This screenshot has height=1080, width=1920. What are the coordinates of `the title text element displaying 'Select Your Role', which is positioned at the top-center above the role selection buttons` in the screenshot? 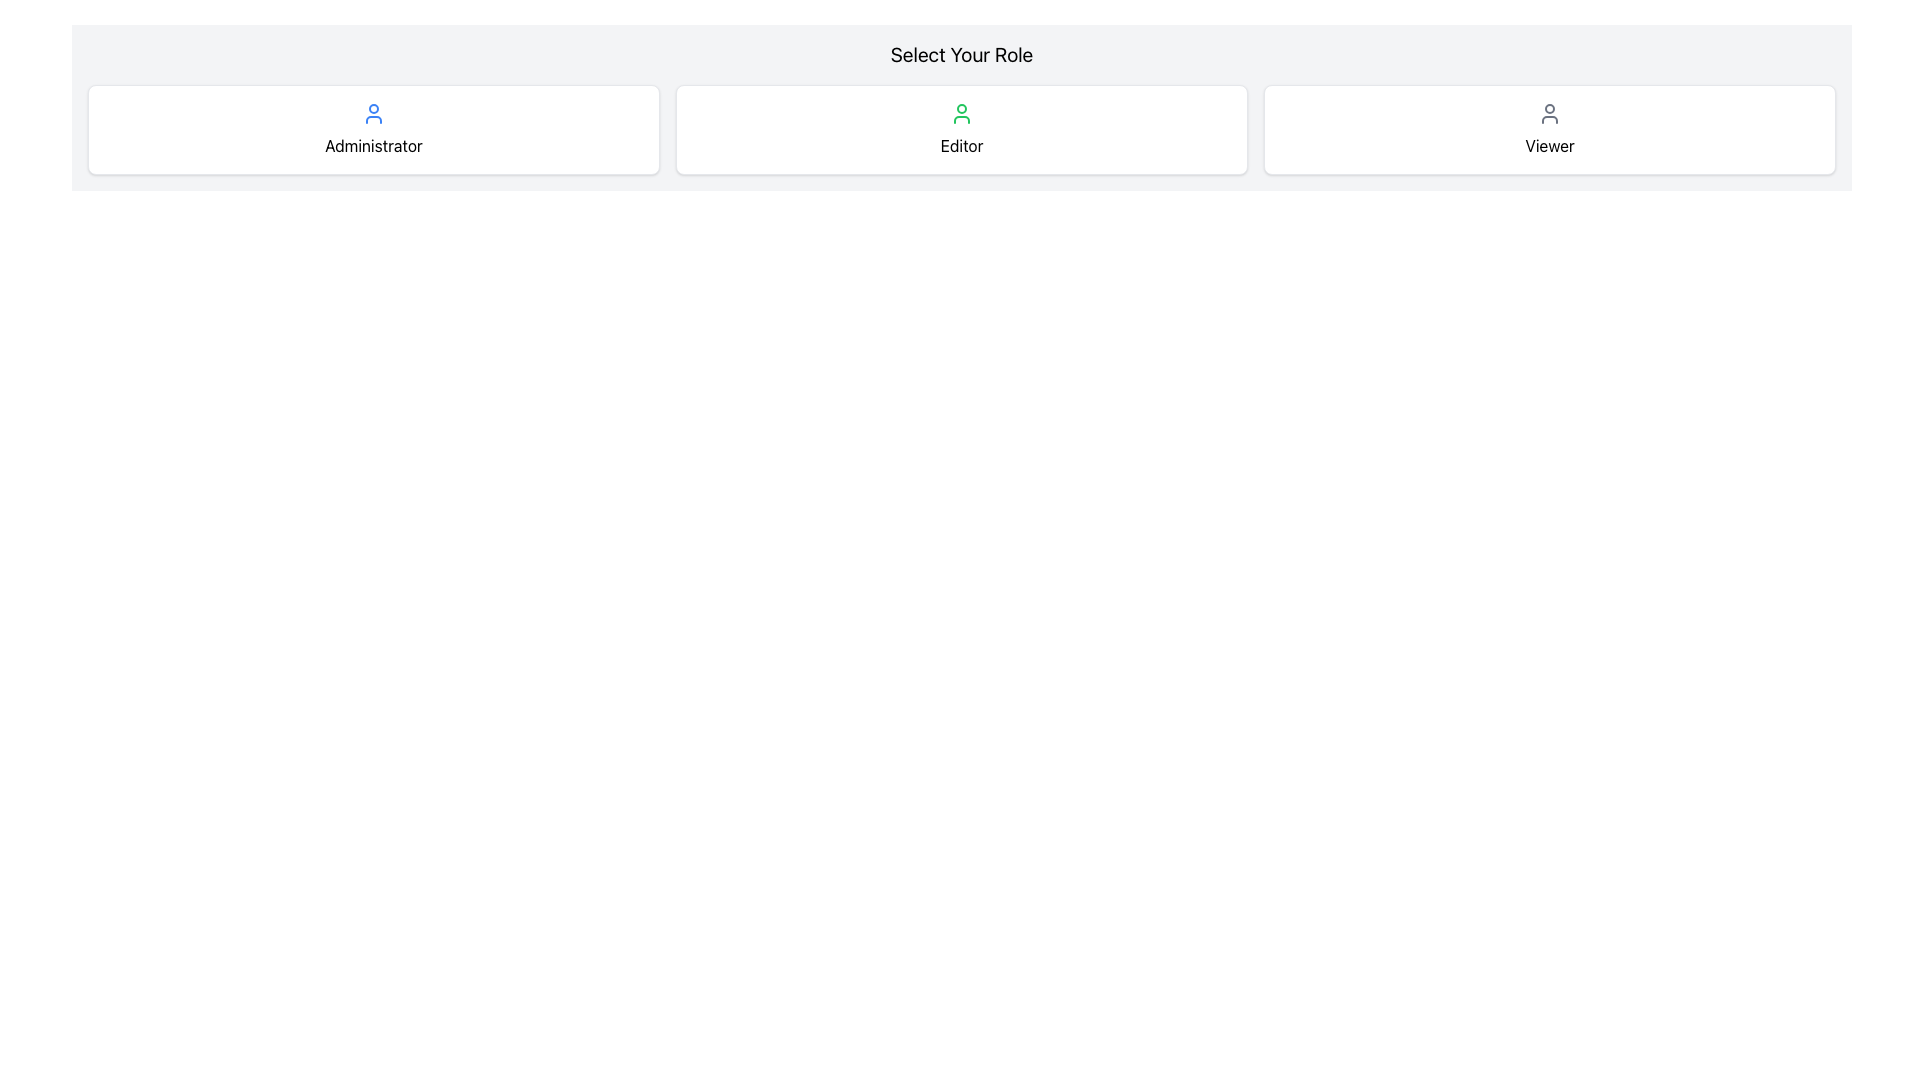 It's located at (961, 53).